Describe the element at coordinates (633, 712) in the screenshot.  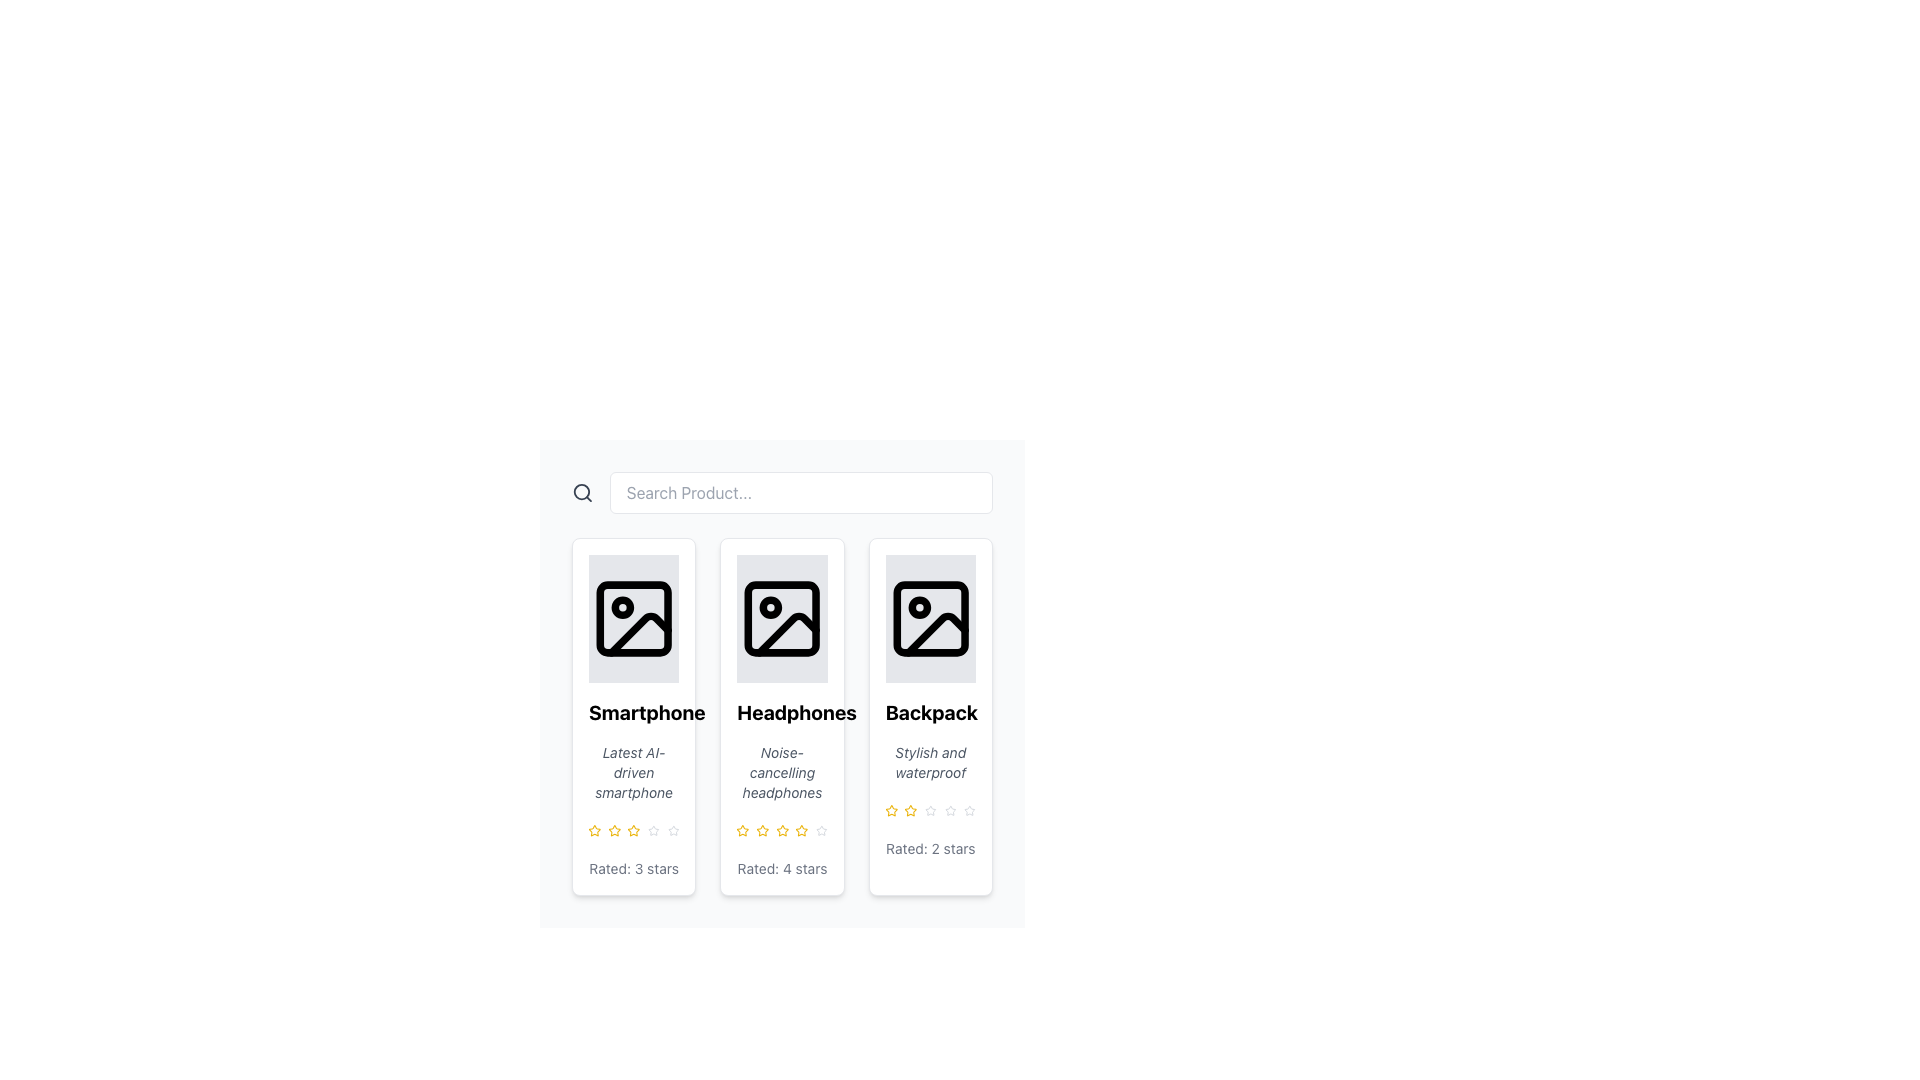
I see `the 'Smartphone' text label to interact with the product card, which is styled in a bold and large font, centrally aligned within its card layout` at that location.